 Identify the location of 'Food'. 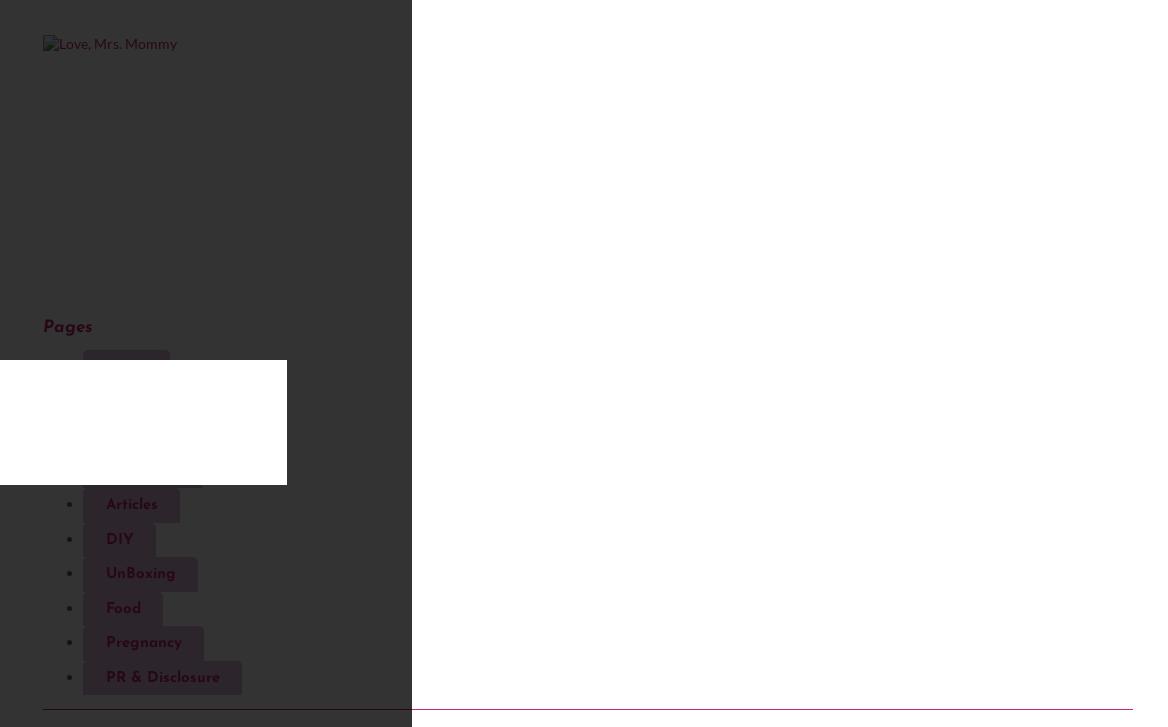
(121, 607).